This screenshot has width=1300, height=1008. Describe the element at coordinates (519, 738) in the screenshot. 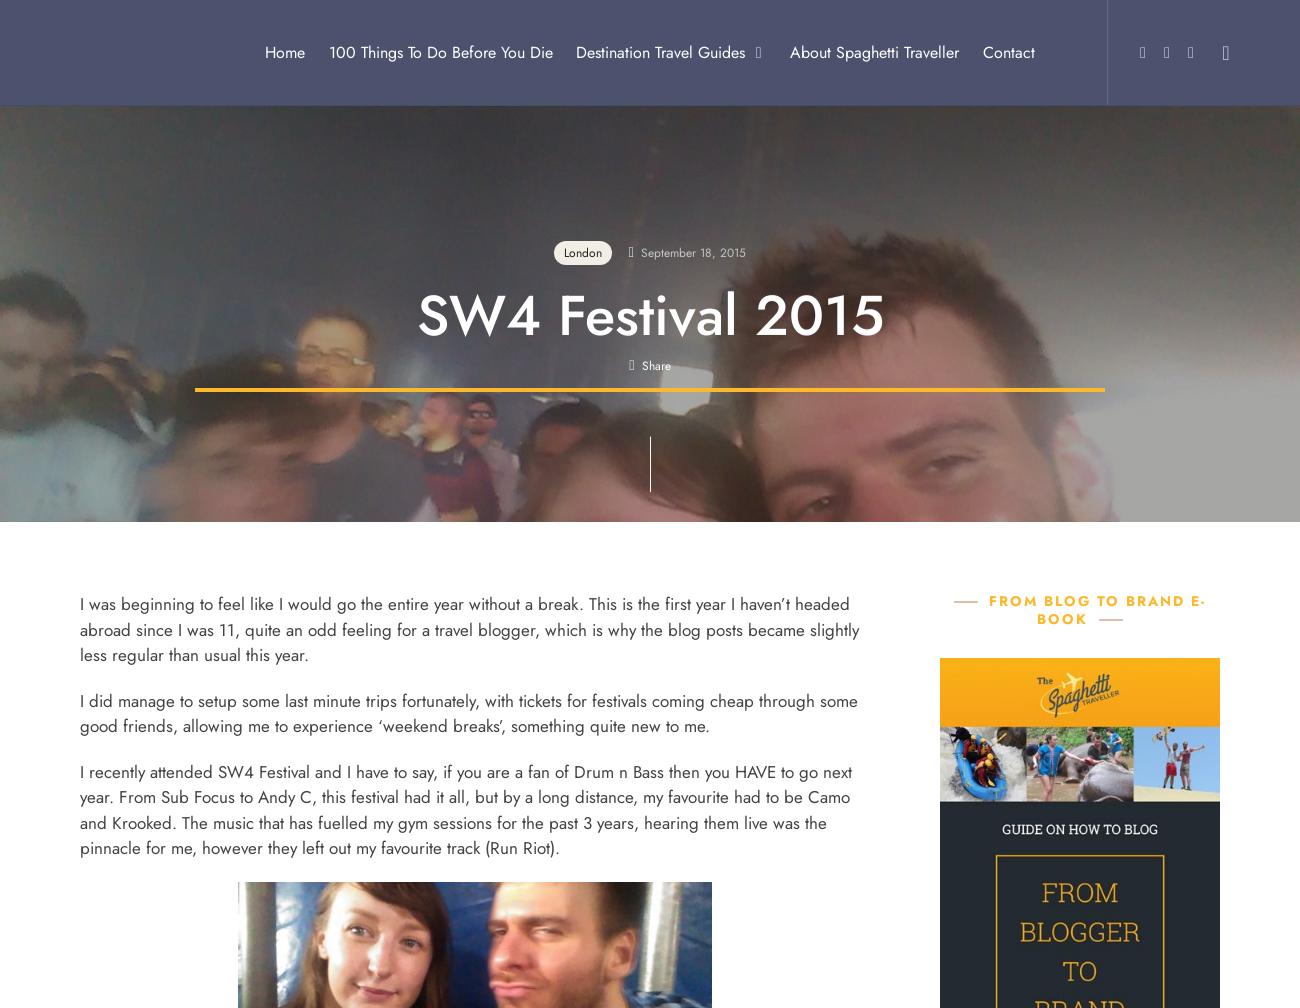

I see `'Egypt'` at that location.